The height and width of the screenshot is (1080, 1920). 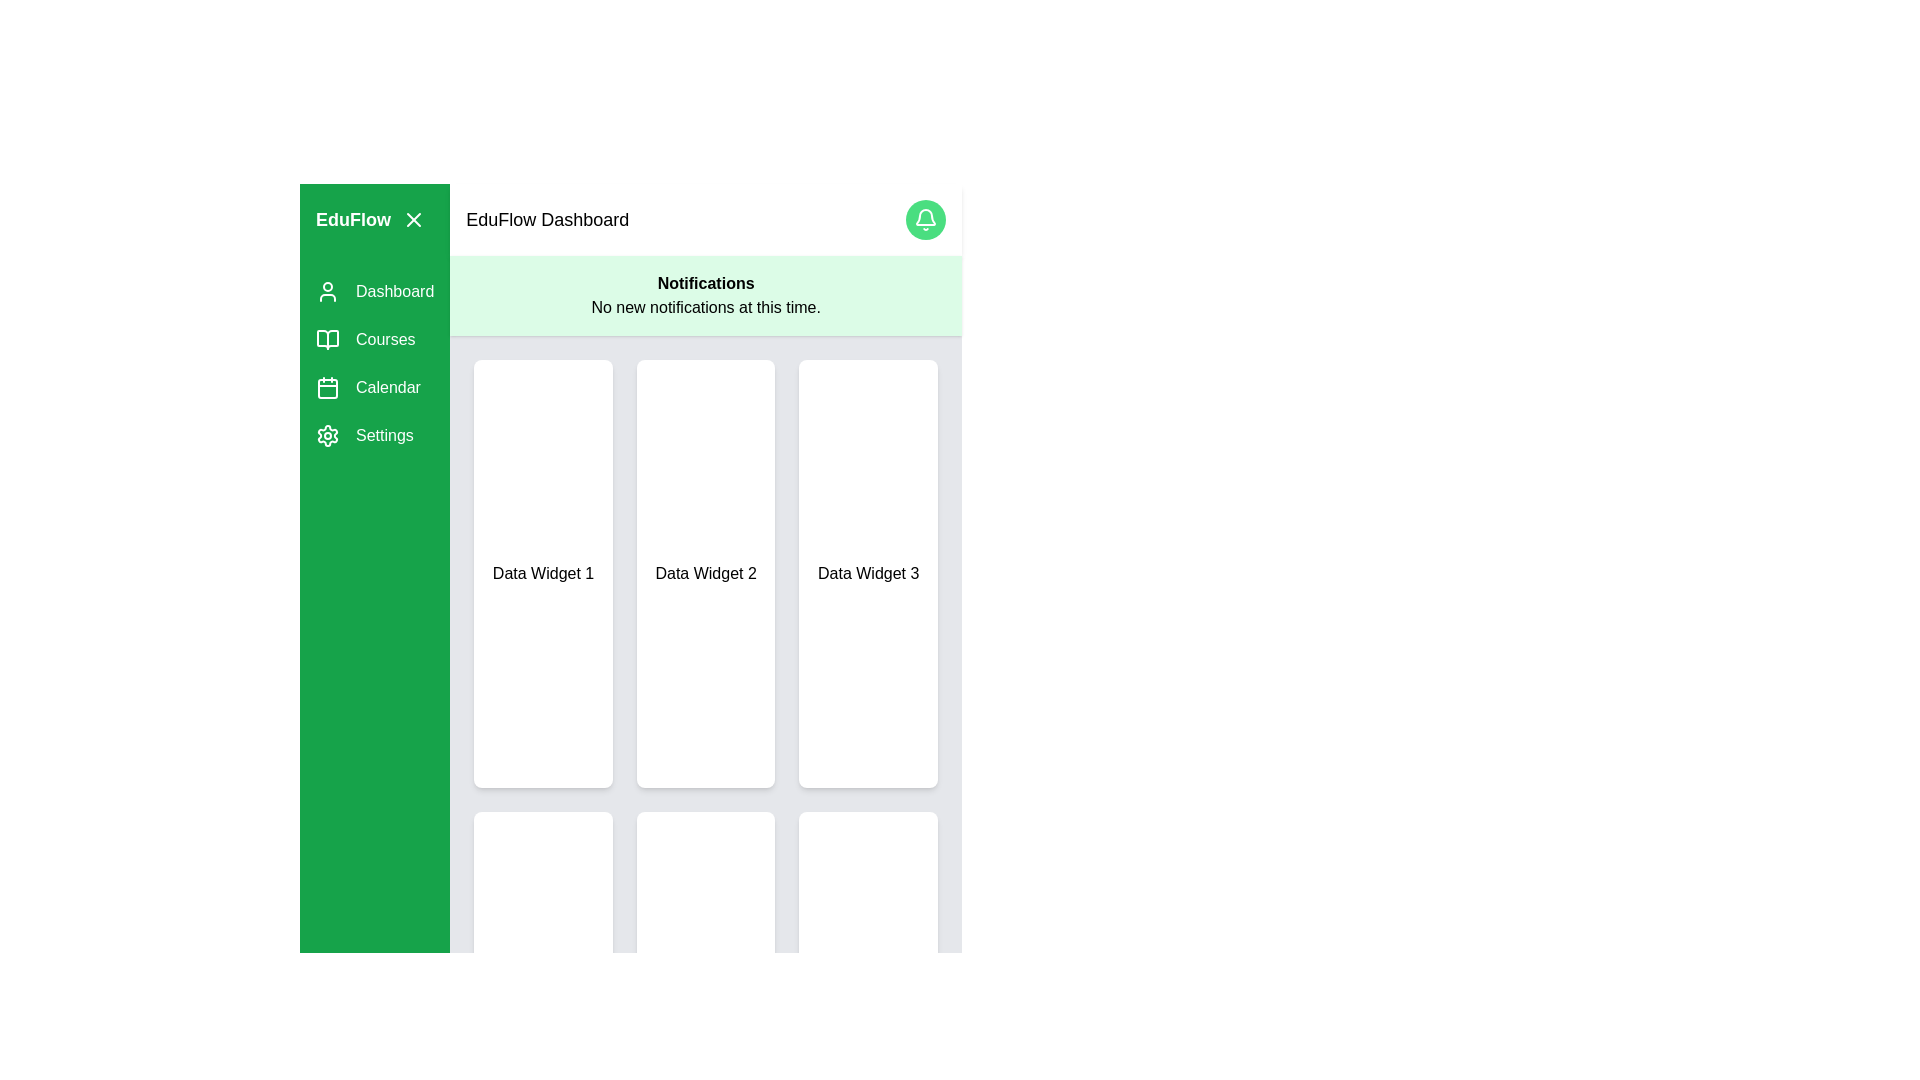 I want to click on the 'X' shaped close icon located at the top right corner of the header section, so click(x=412, y=219).